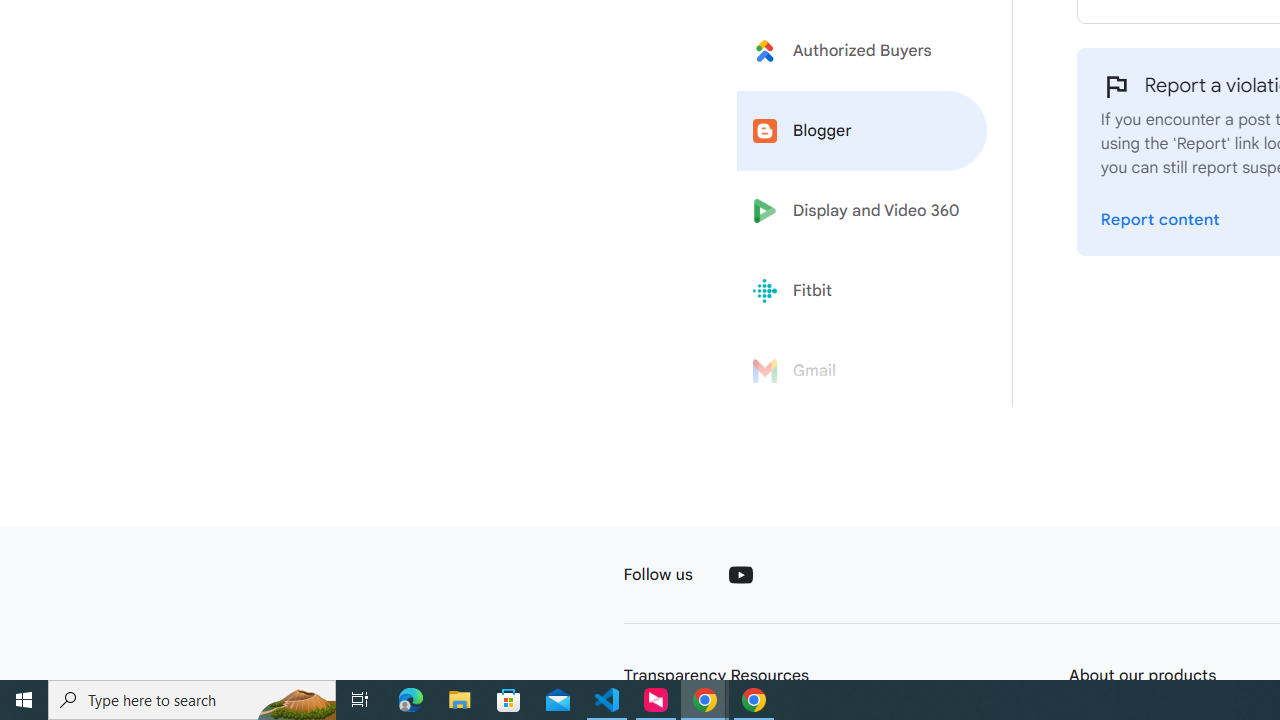 This screenshot has height=720, width=1280. Describe the element at coordinates (862, 211) in the screenshot. I see `'Display and Video 360'` at that location.